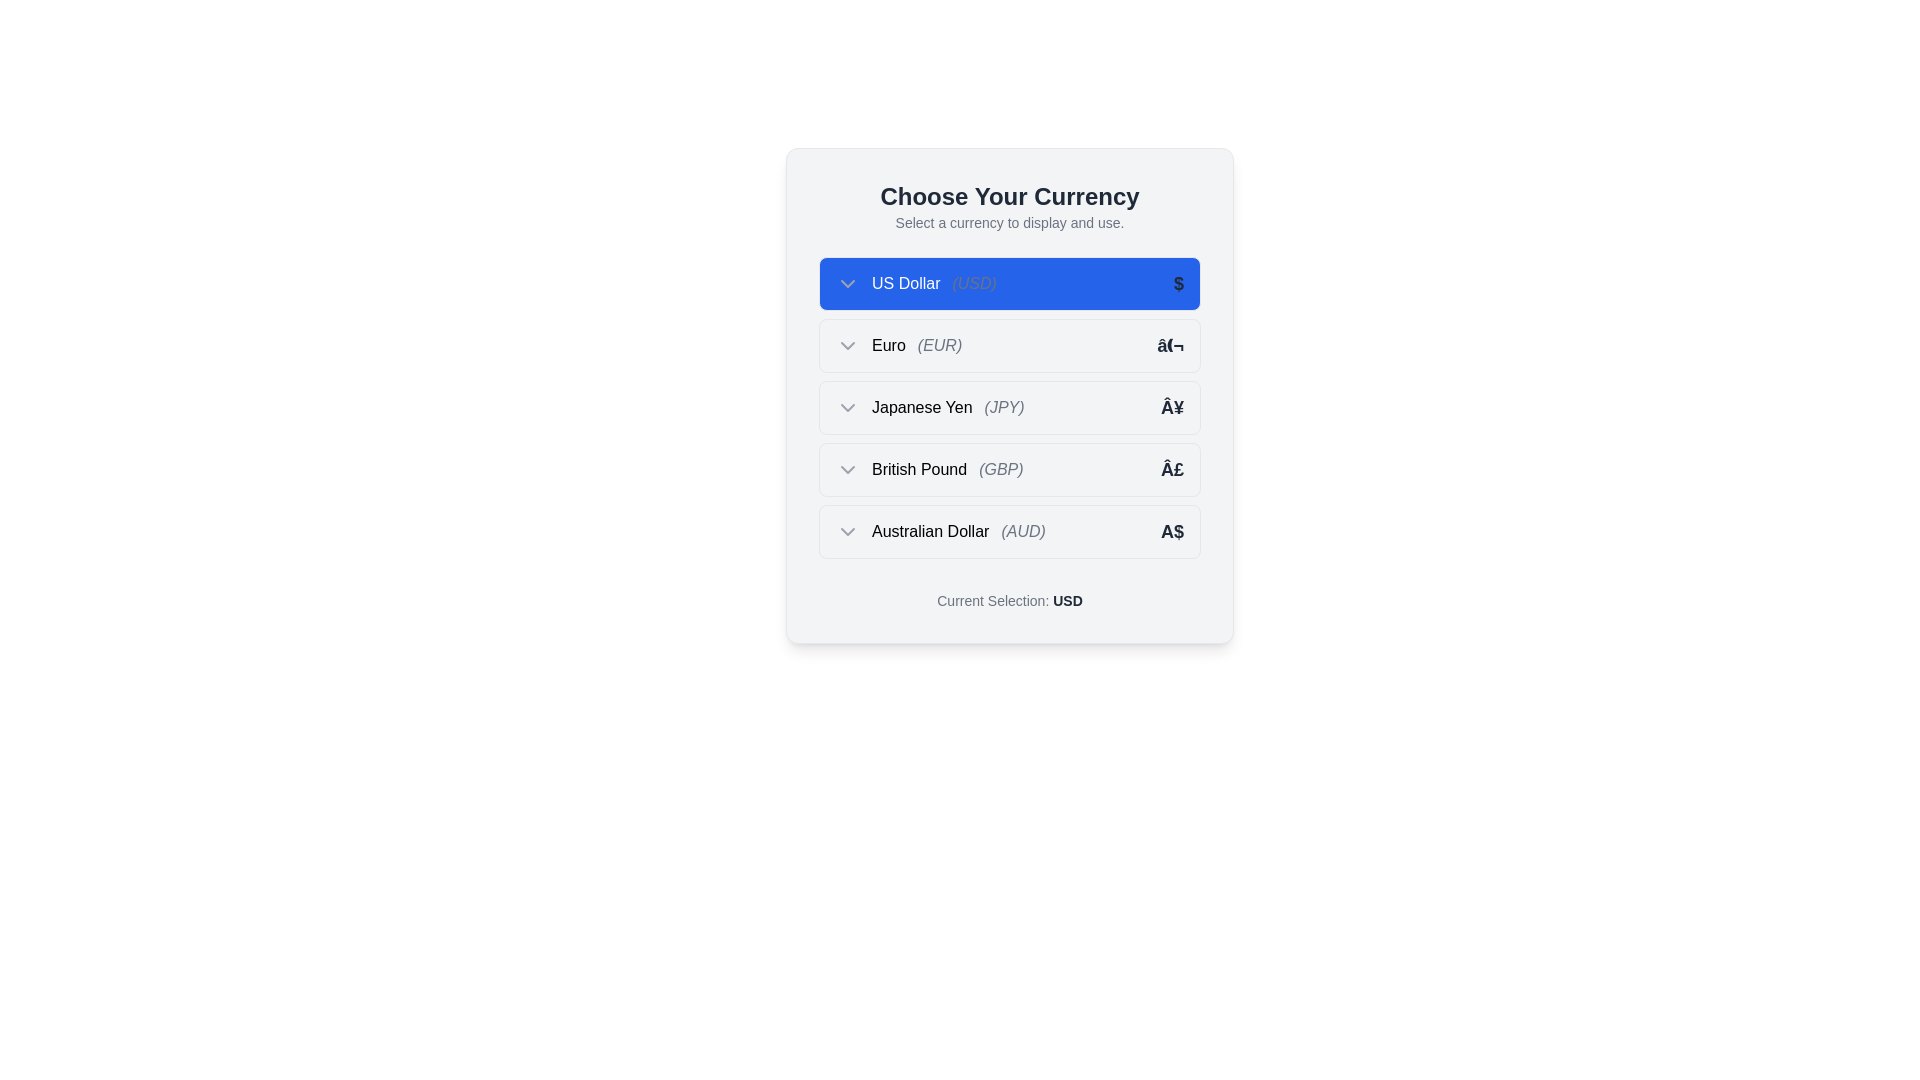  Describe the element at coordinates (848, 345) in the screenshot. I see `the downward-pointing chevron icon indicating dropdown functionality next to 'Euro (EUR)' in the second row of the list` at that location.